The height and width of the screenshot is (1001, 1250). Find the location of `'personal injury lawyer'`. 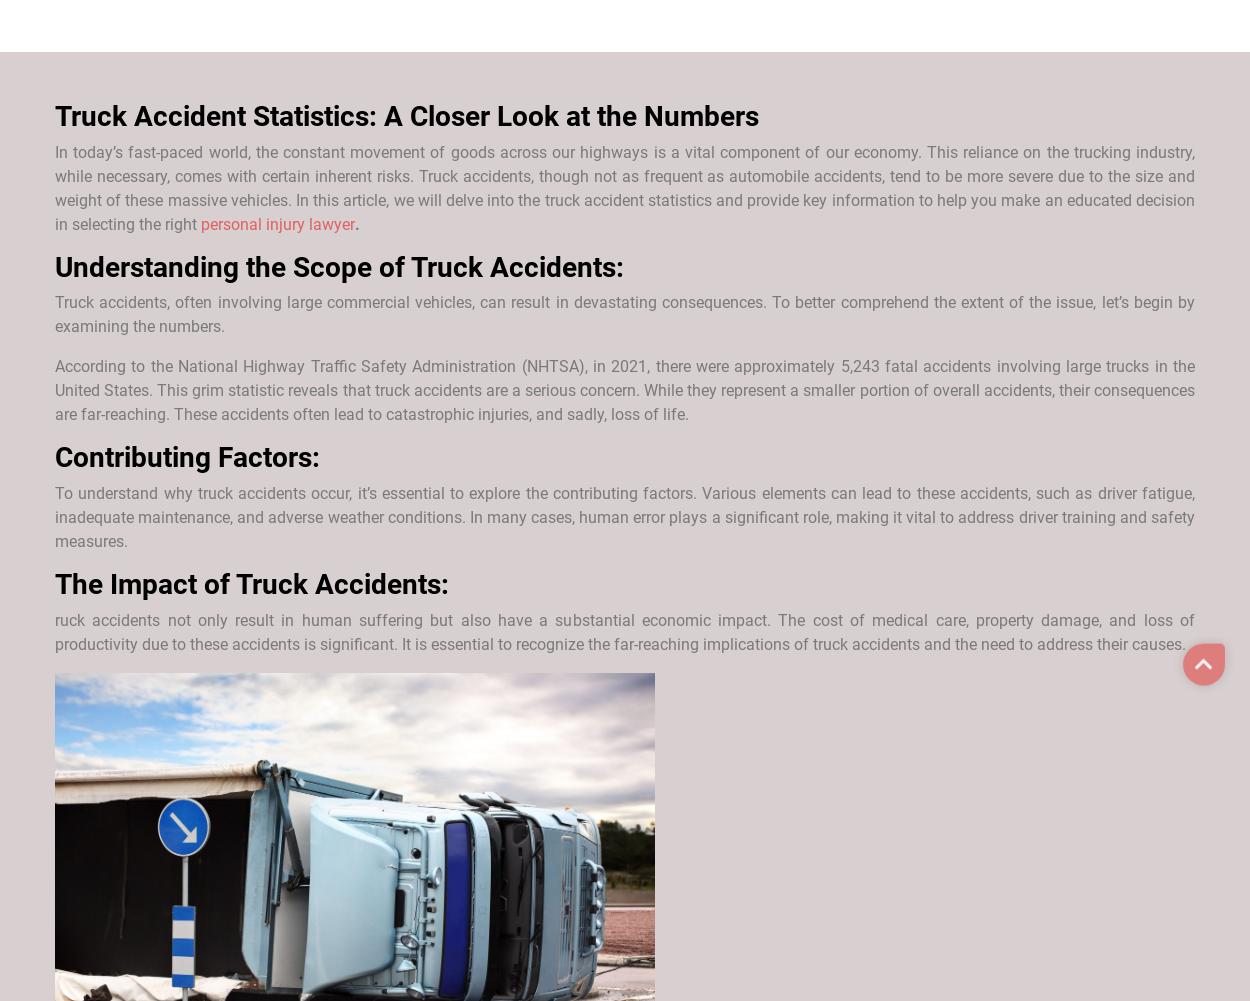

'personal injury lawyer' is located at coordinates (278, 222).